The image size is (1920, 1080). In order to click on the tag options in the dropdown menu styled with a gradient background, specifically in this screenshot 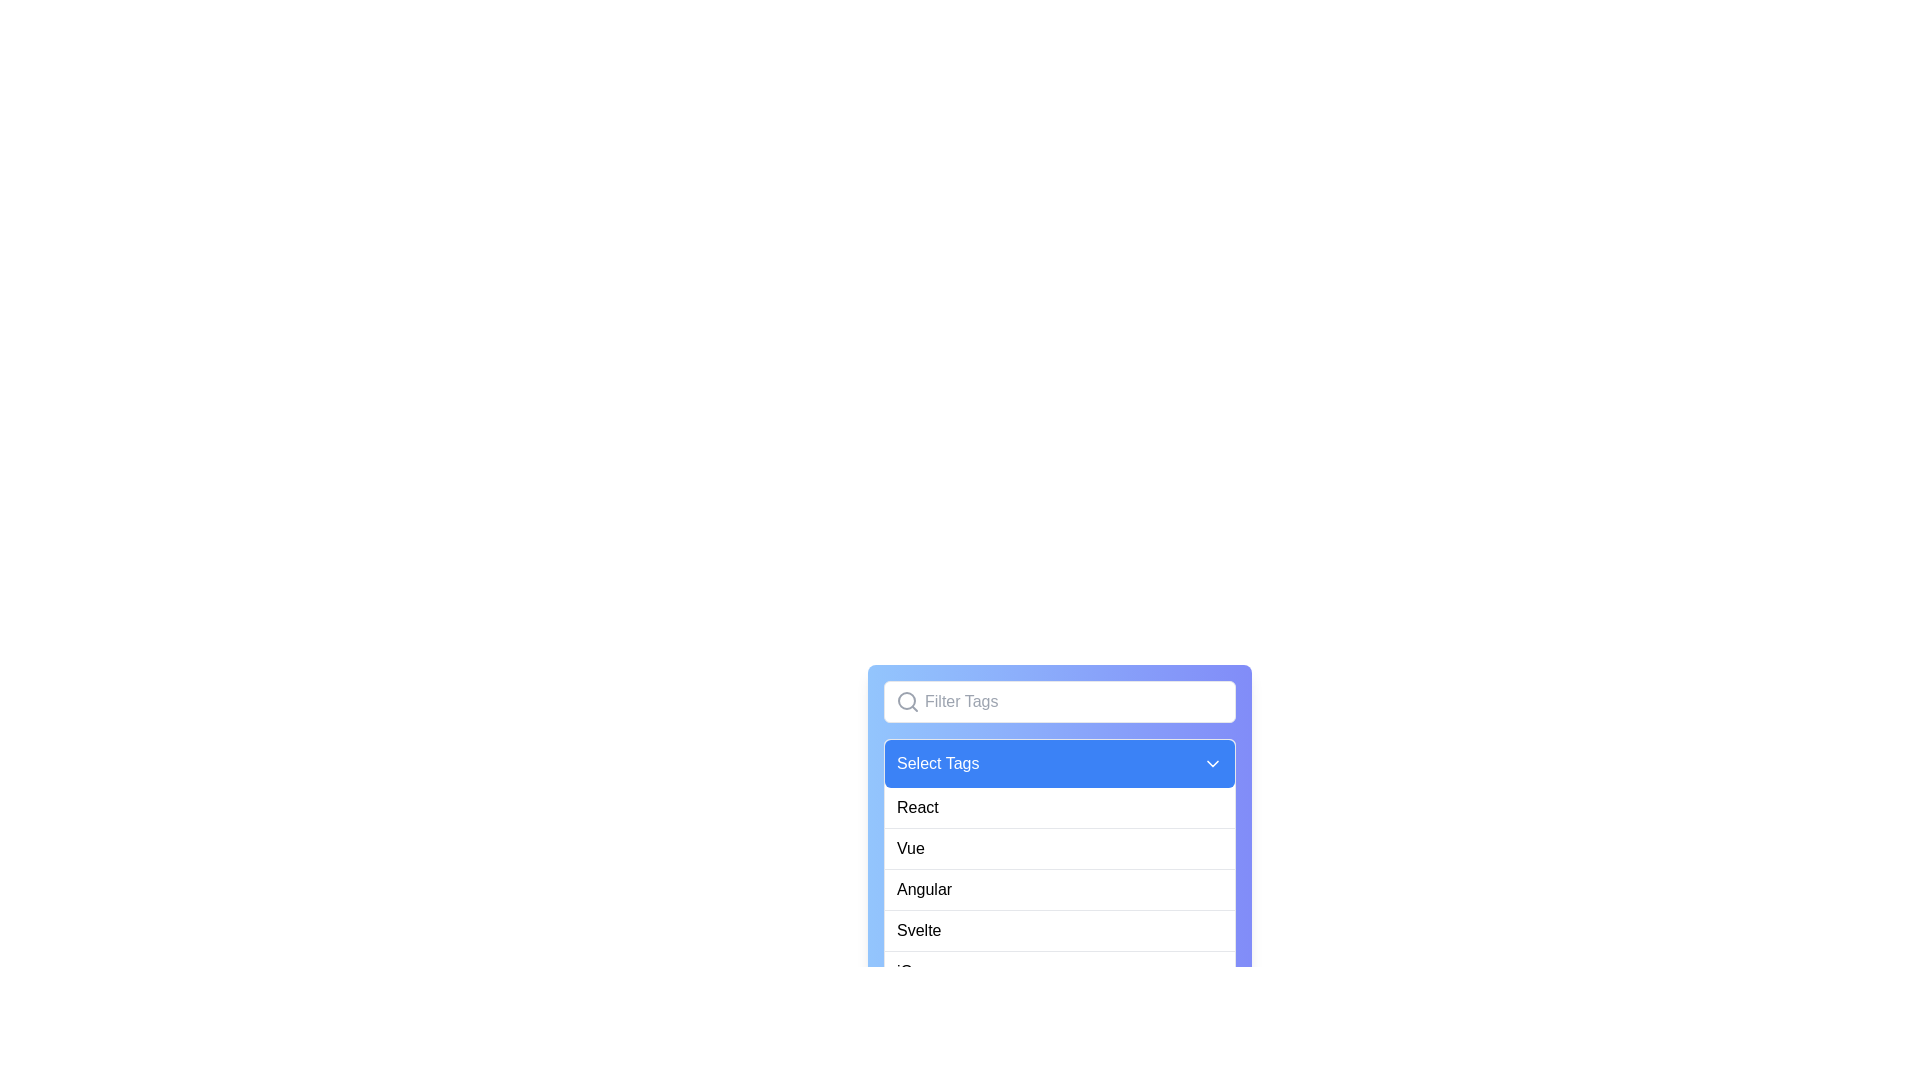, I will do `click(1059, 856)`.